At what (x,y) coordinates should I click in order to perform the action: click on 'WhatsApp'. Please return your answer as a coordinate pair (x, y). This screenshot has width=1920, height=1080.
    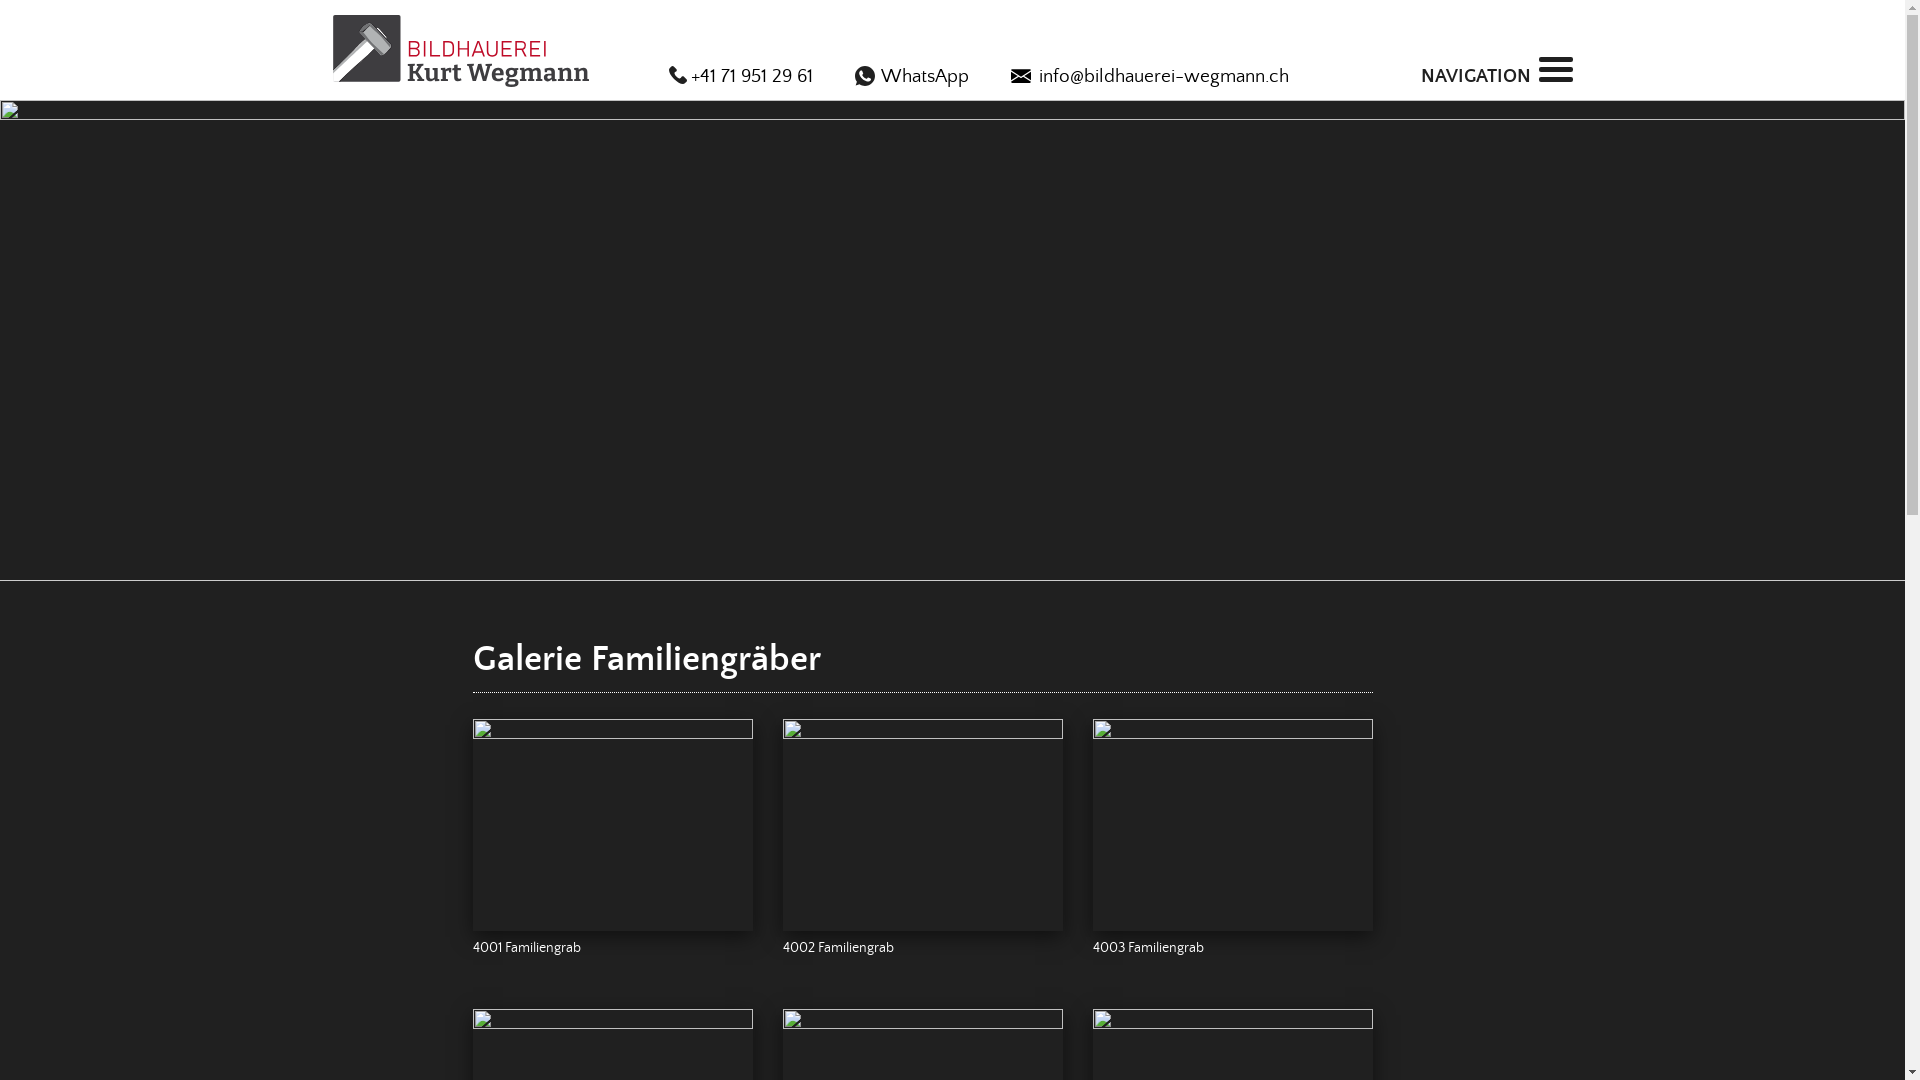
    Looking at the image, I should click on (910, 76).